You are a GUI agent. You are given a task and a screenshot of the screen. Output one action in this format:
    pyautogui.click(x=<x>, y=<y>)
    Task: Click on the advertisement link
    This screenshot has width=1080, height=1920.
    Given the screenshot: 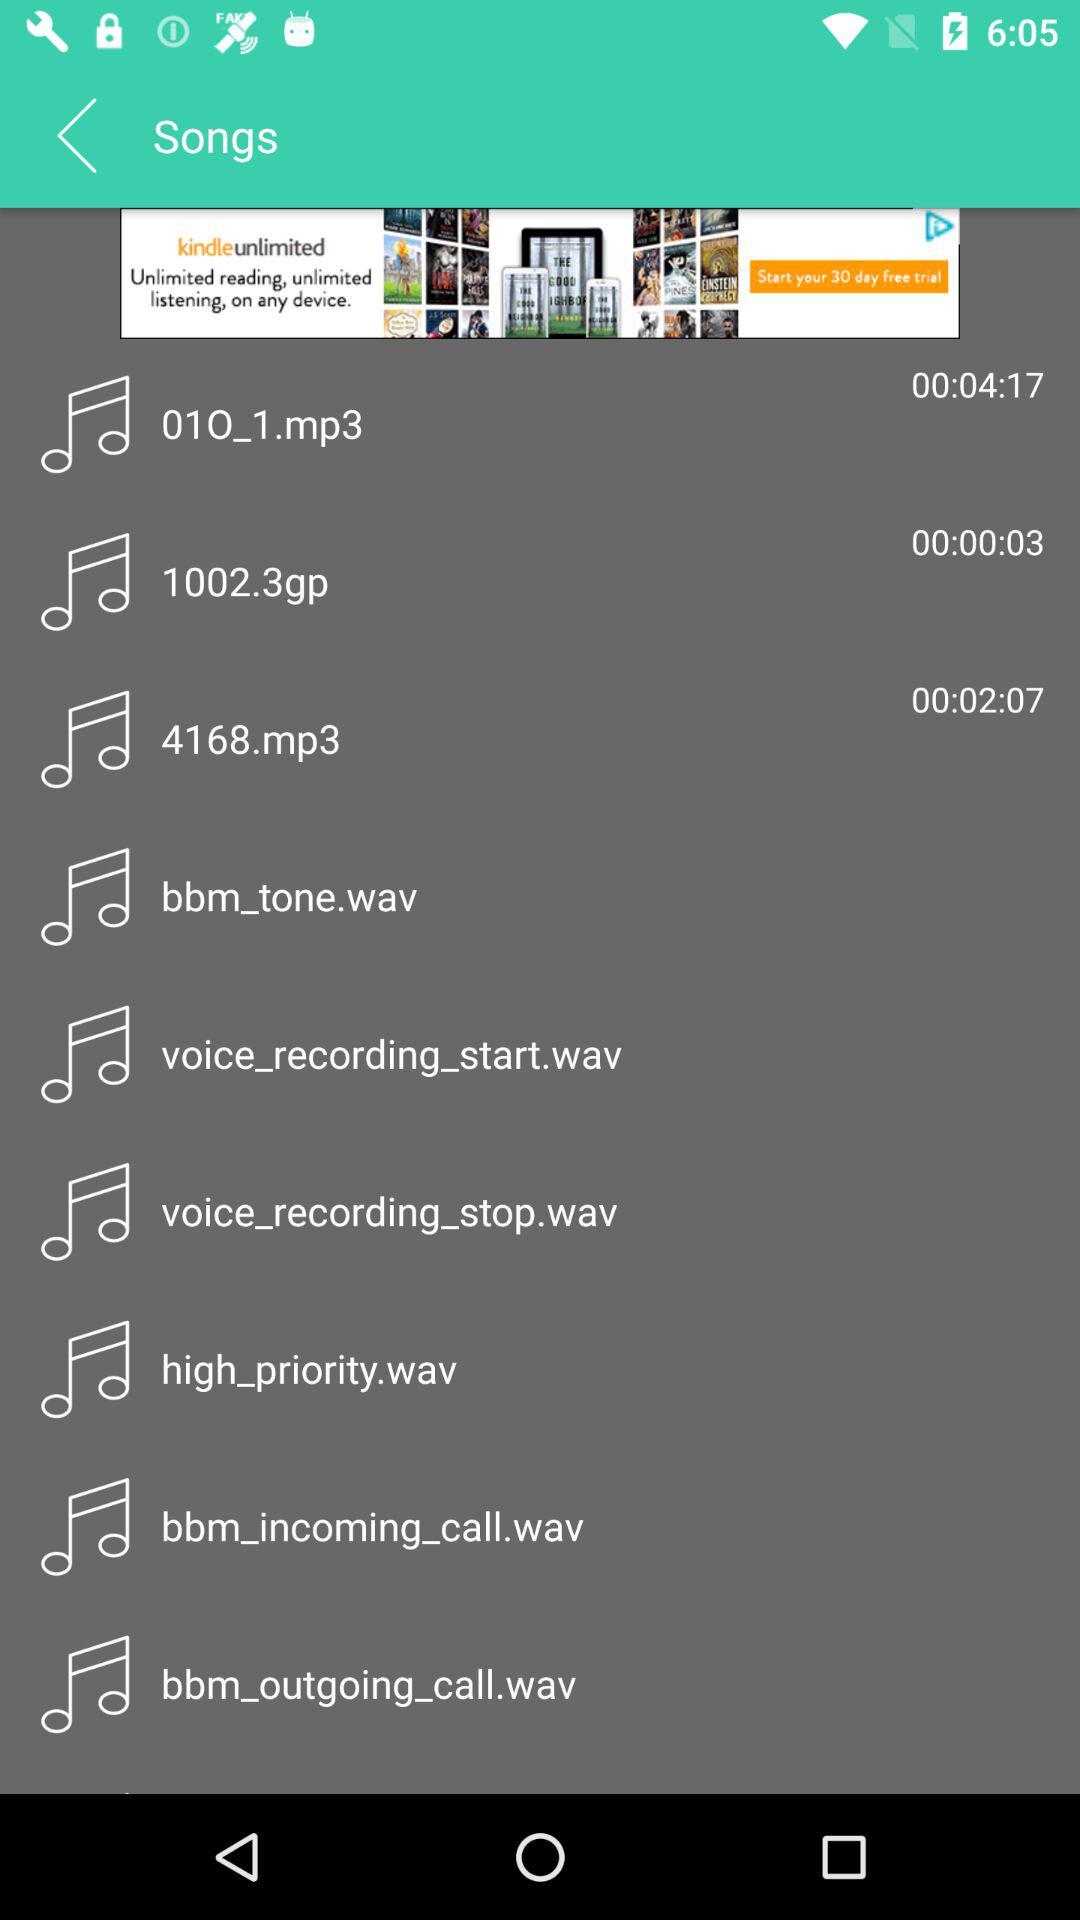 What is the action you would take?
    pyautogui.click(x=540, y=272)
    